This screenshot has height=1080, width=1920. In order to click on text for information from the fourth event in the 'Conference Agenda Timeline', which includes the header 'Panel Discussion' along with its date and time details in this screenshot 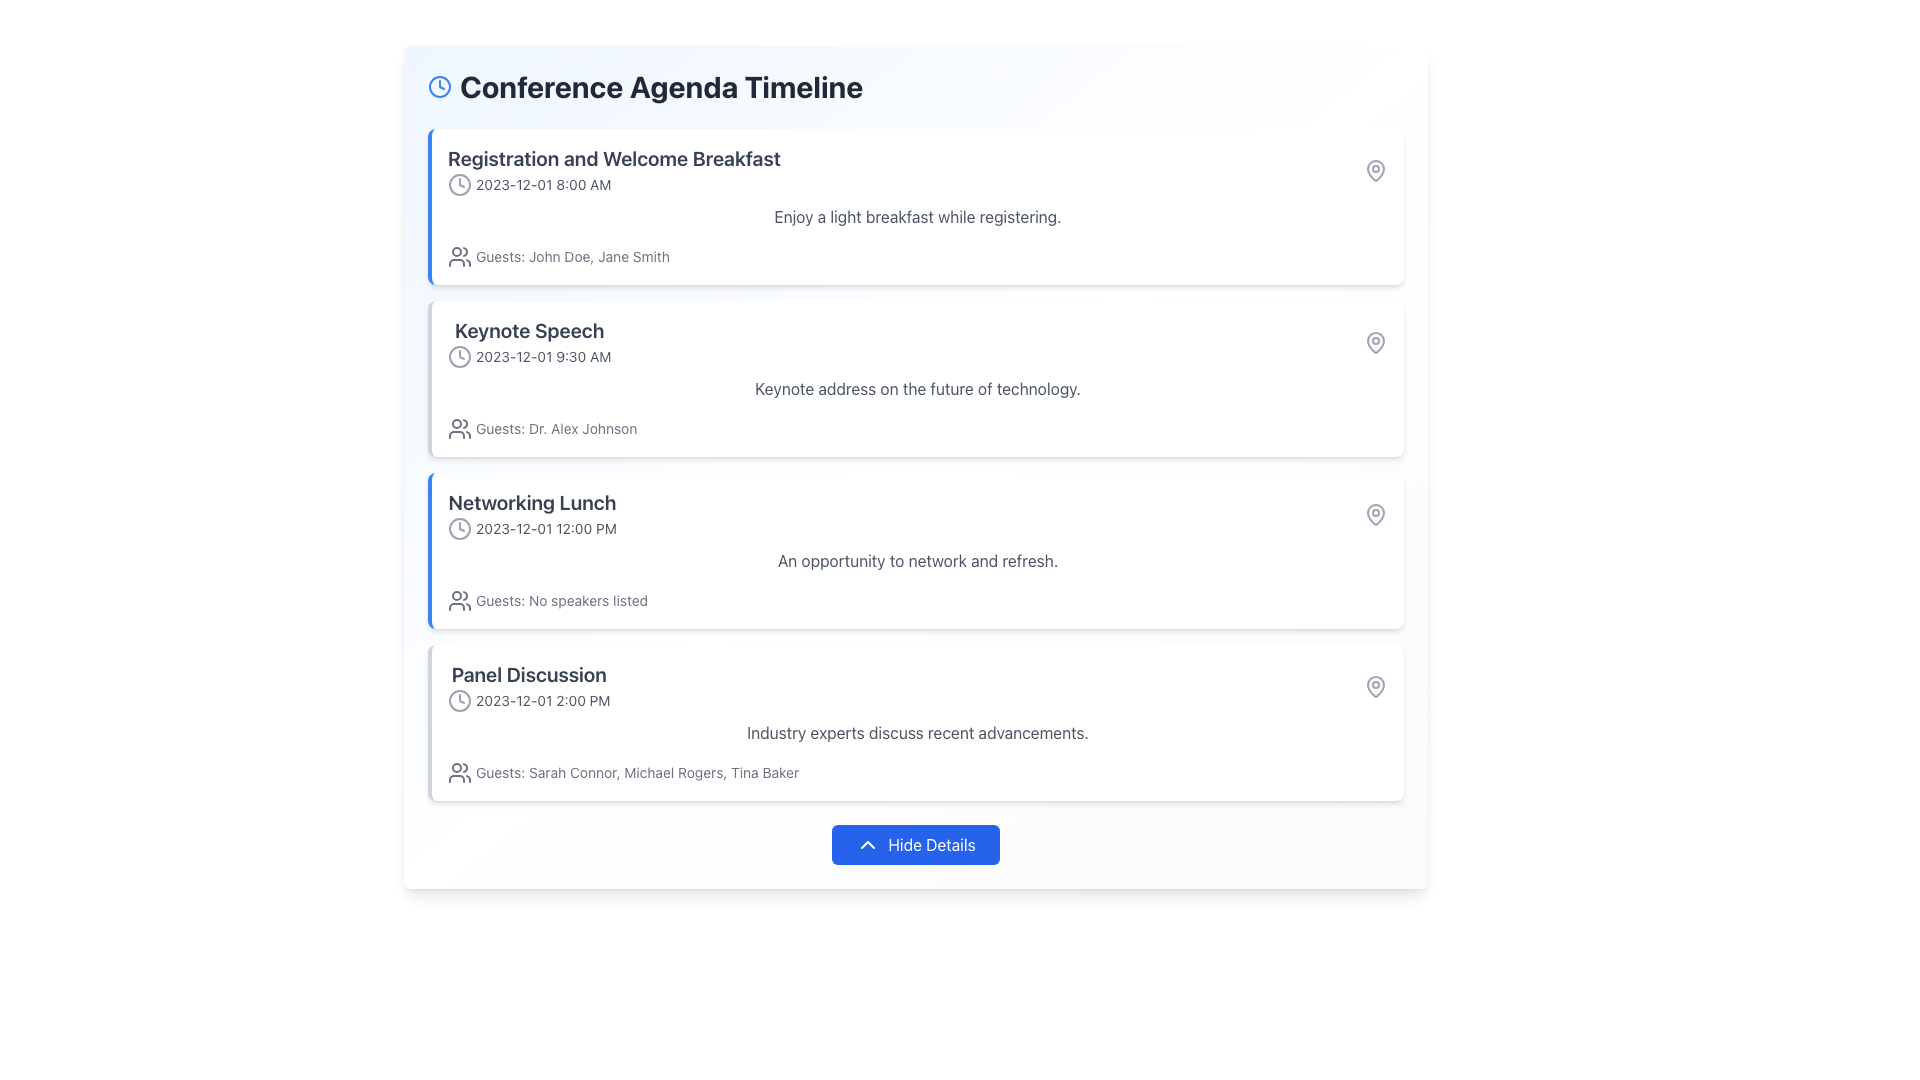, I will do `click(529, 685)`.